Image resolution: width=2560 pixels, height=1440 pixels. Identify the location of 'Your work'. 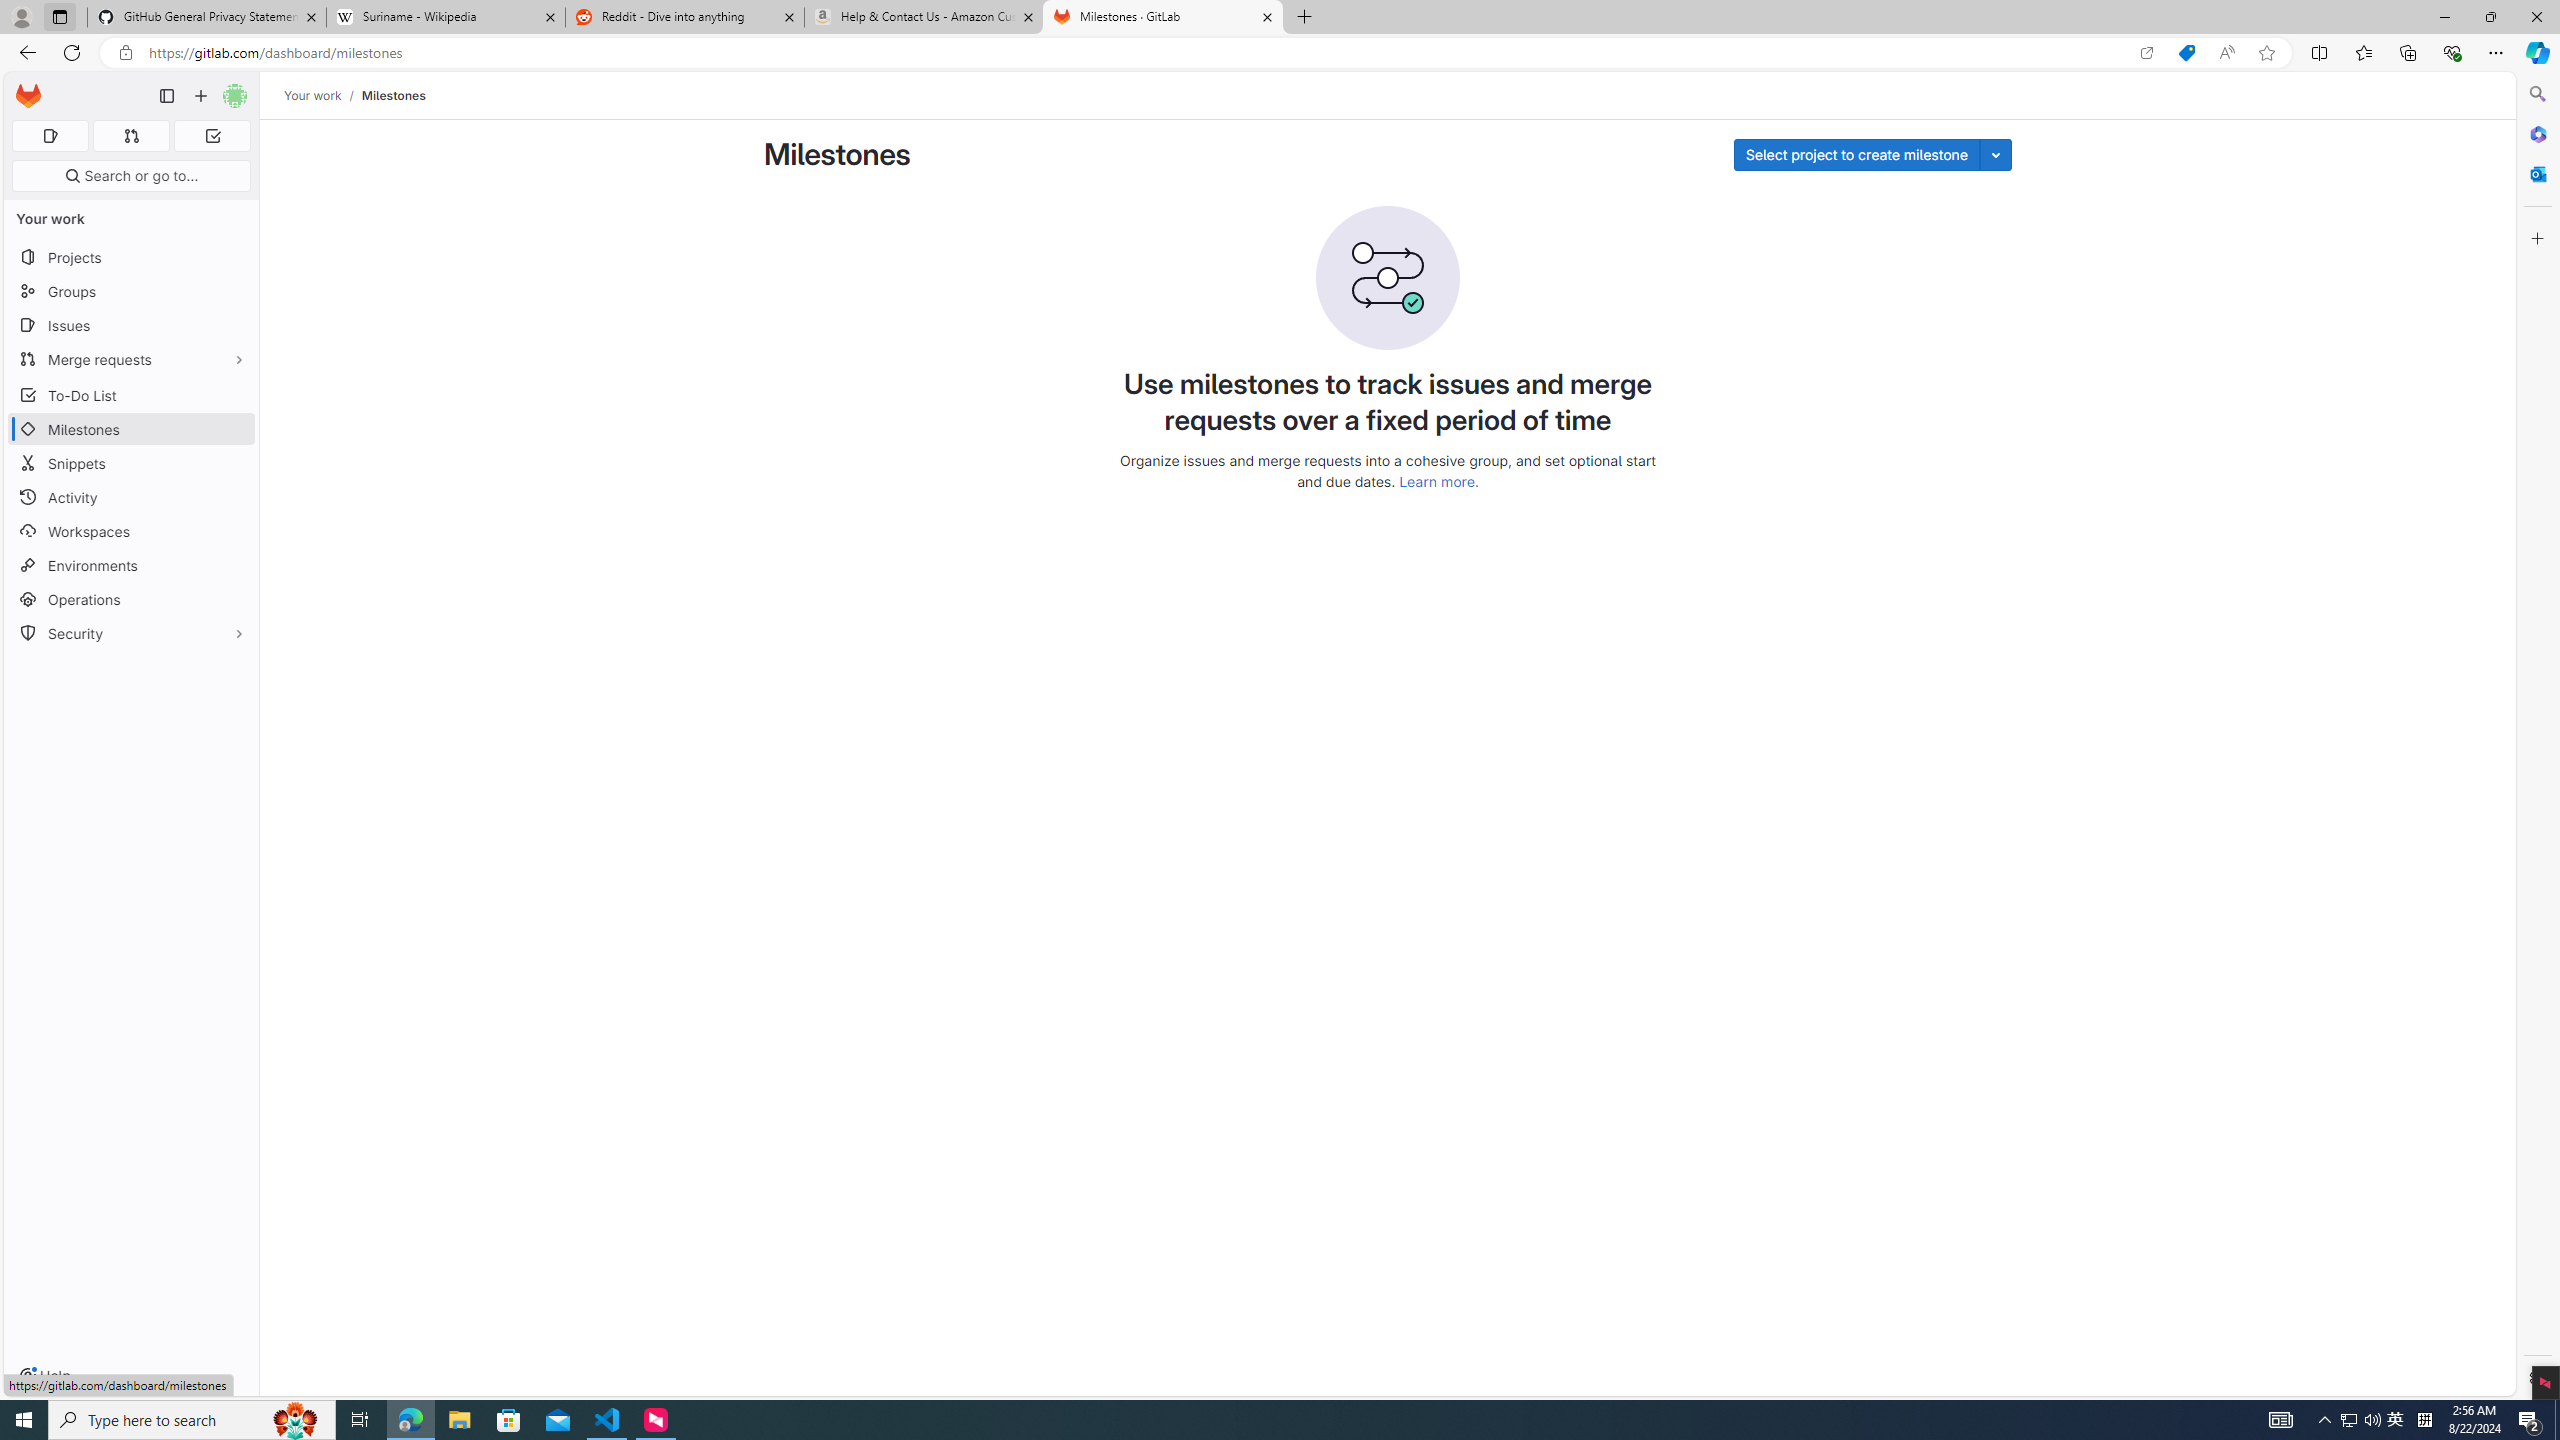
(313, 95).